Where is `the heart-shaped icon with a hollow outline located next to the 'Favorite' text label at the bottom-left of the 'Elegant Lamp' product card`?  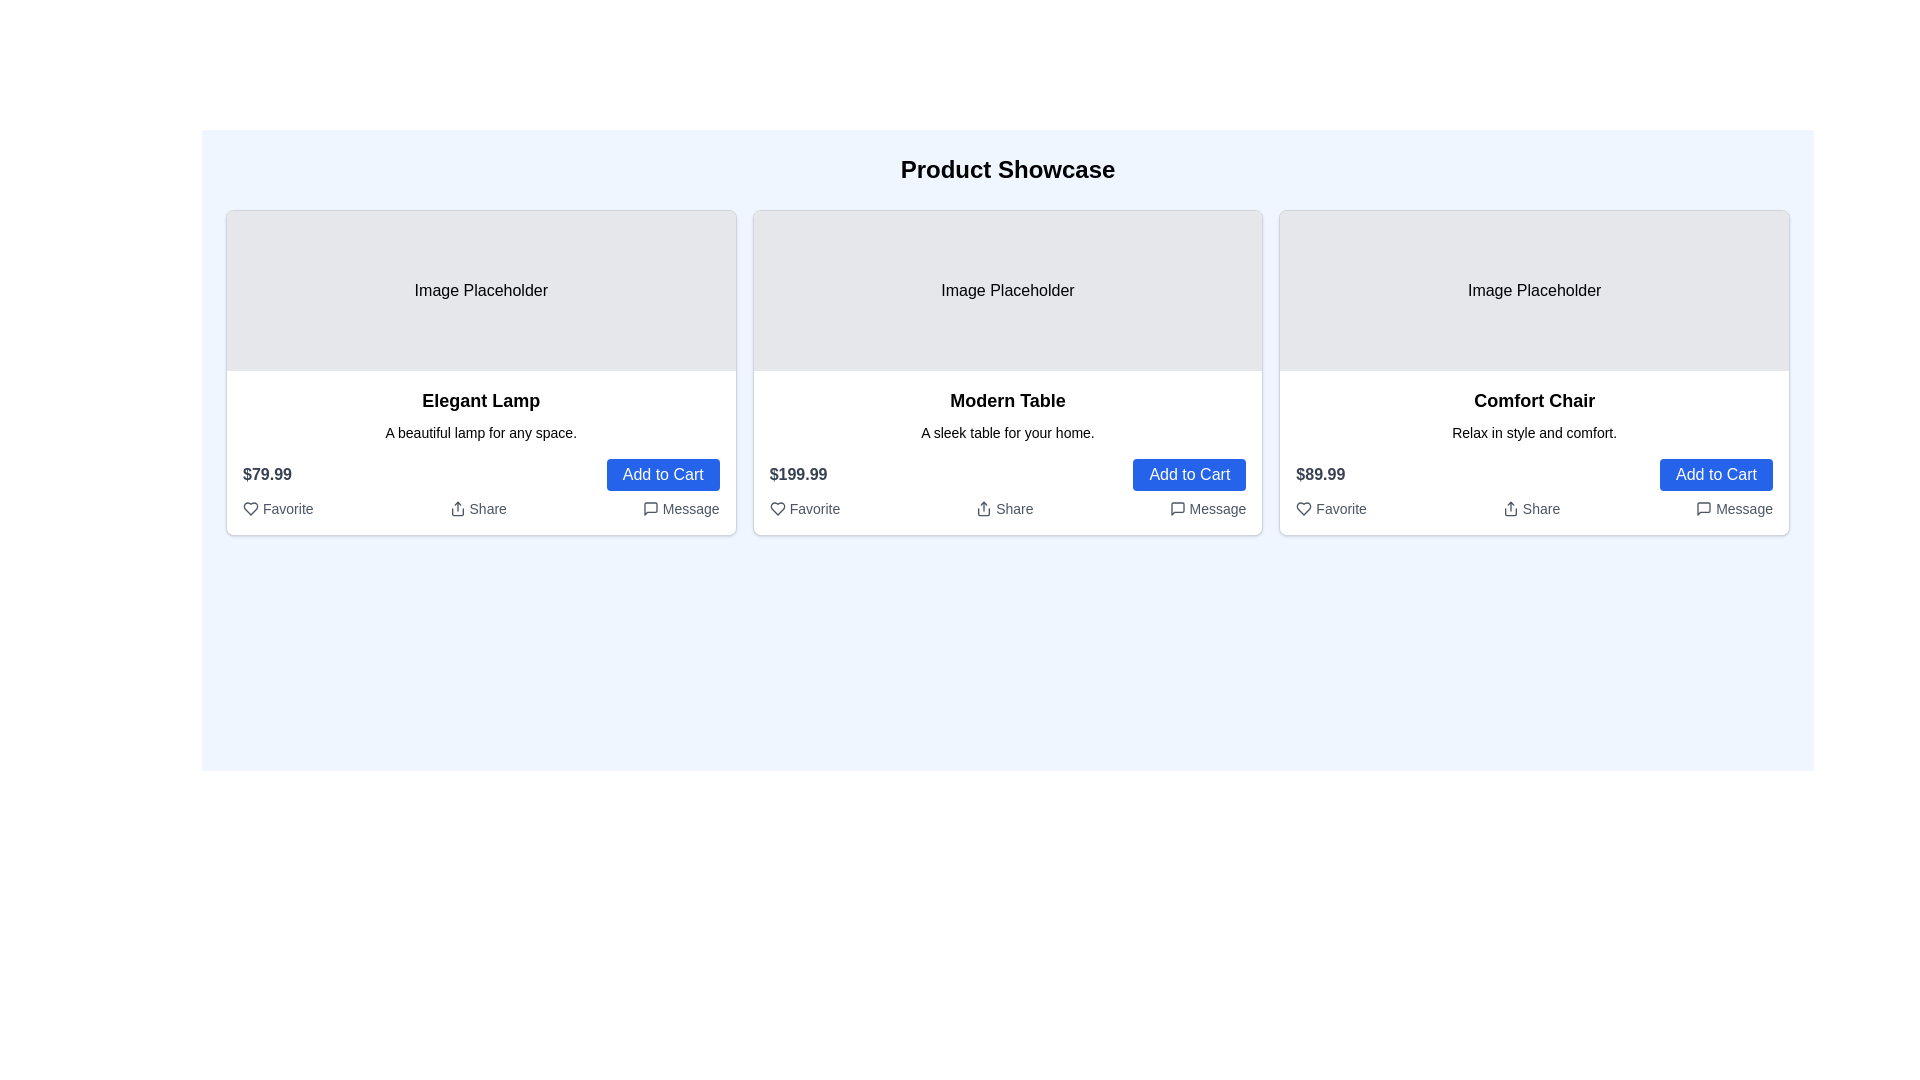 the heart-shaped icon with a hollow outline located next to the 'Favorite' text label at the bottom-left of the 'Elegant Lamp' product card is located at coordinates (249, 508).